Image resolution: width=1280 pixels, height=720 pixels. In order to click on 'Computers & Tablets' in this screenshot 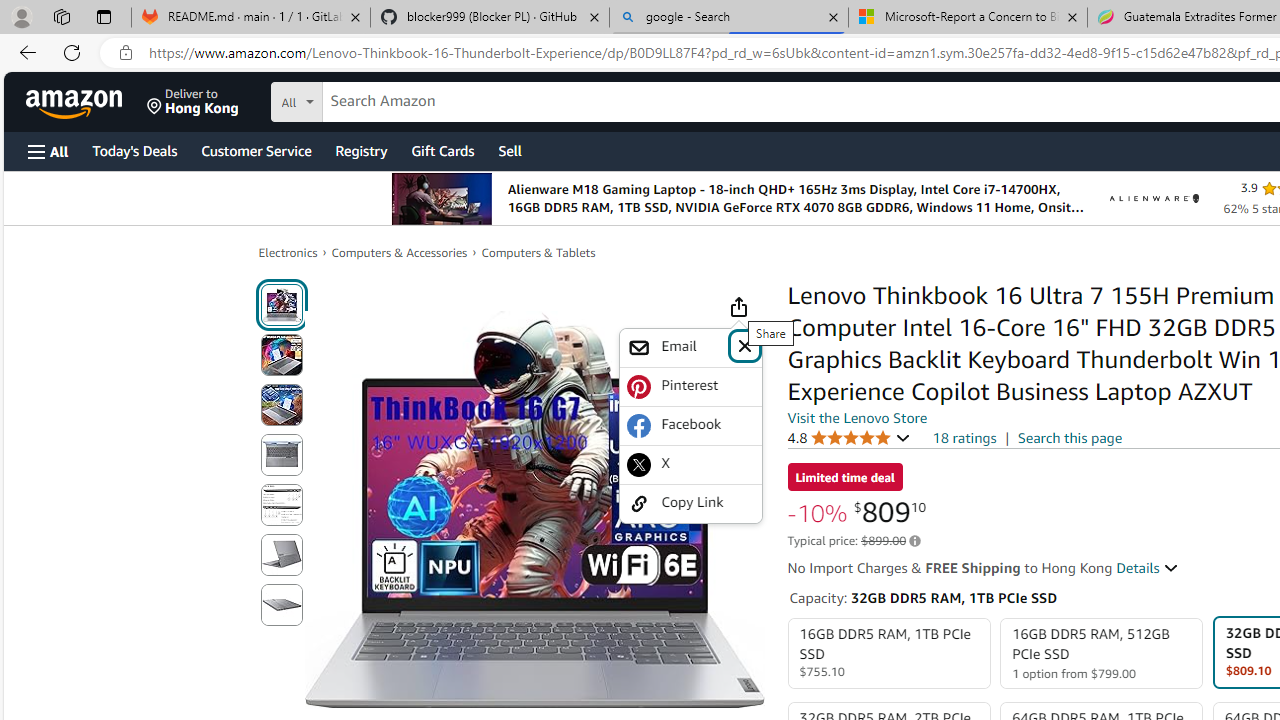, I will do `click(538, 252)`.